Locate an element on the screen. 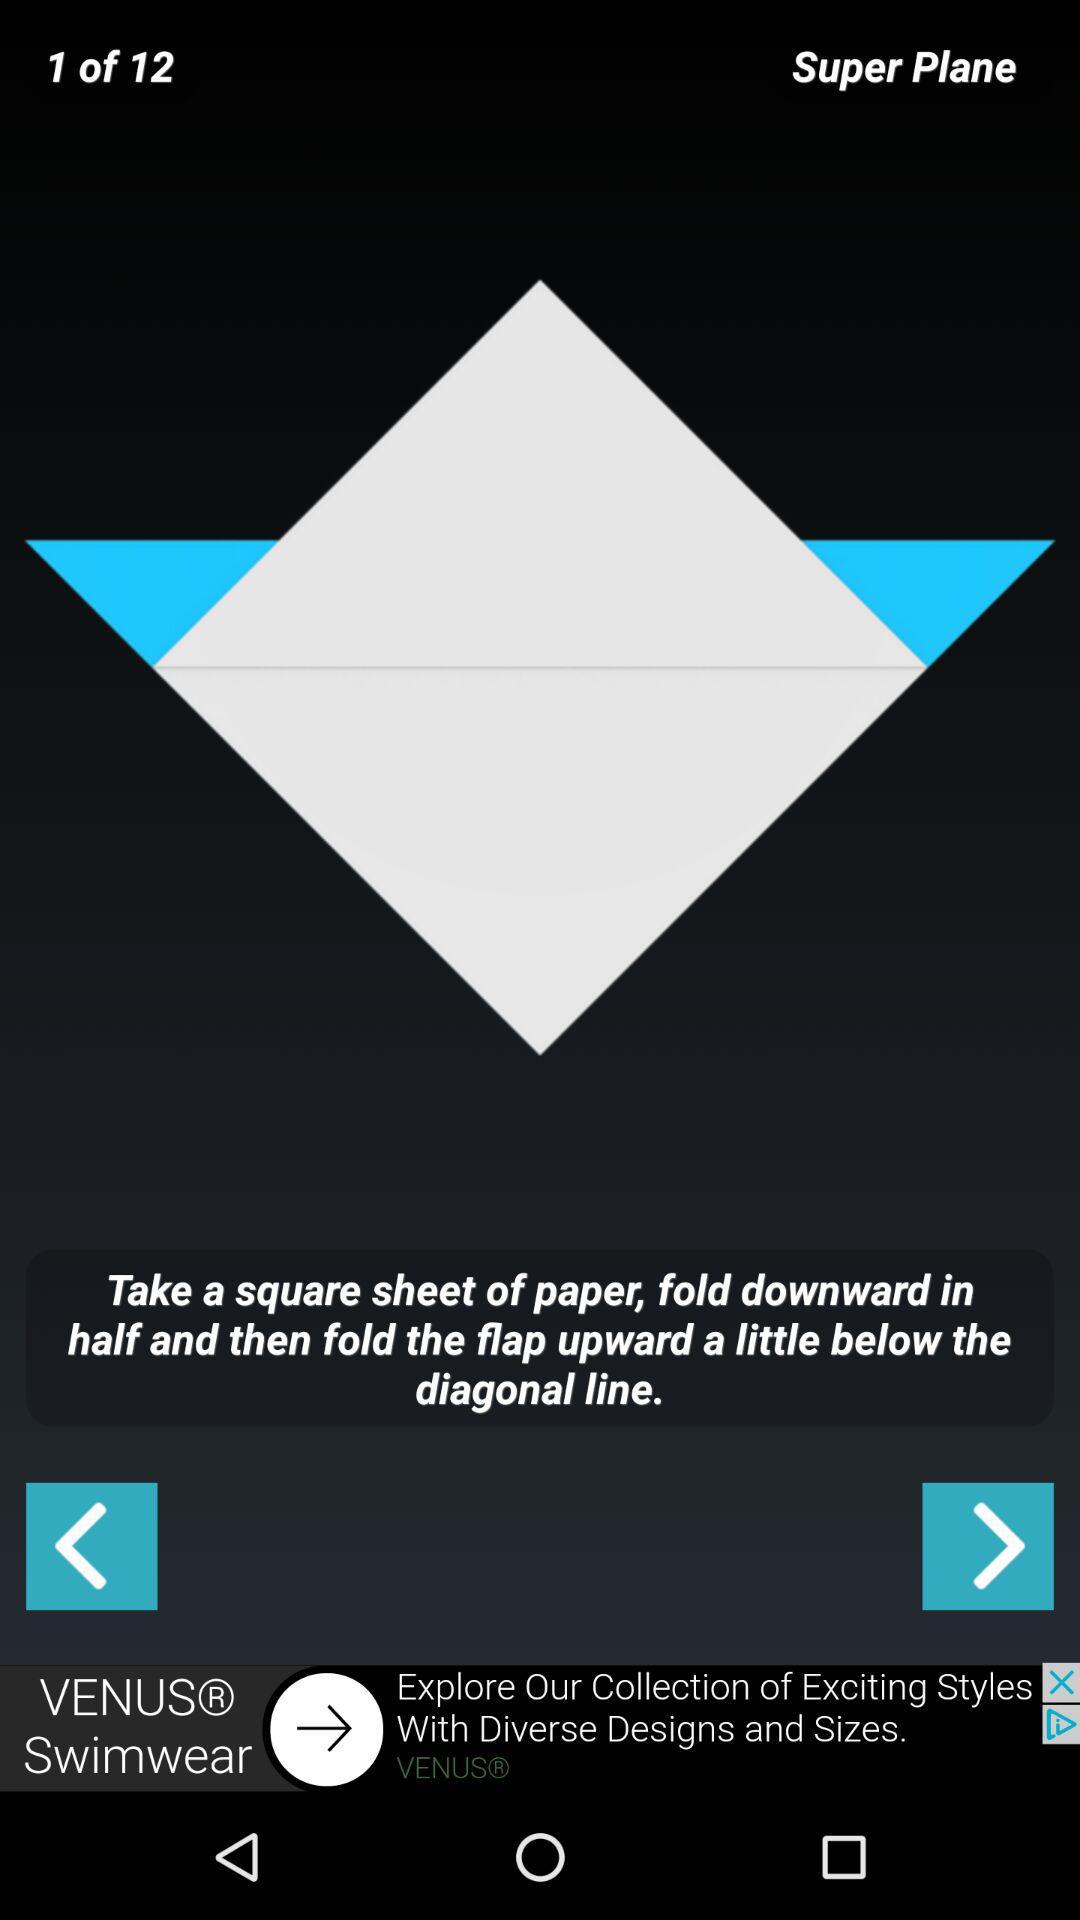 The height and width of the screenshot is (1920, 1080). previous is located at coordinates (91, 1545).